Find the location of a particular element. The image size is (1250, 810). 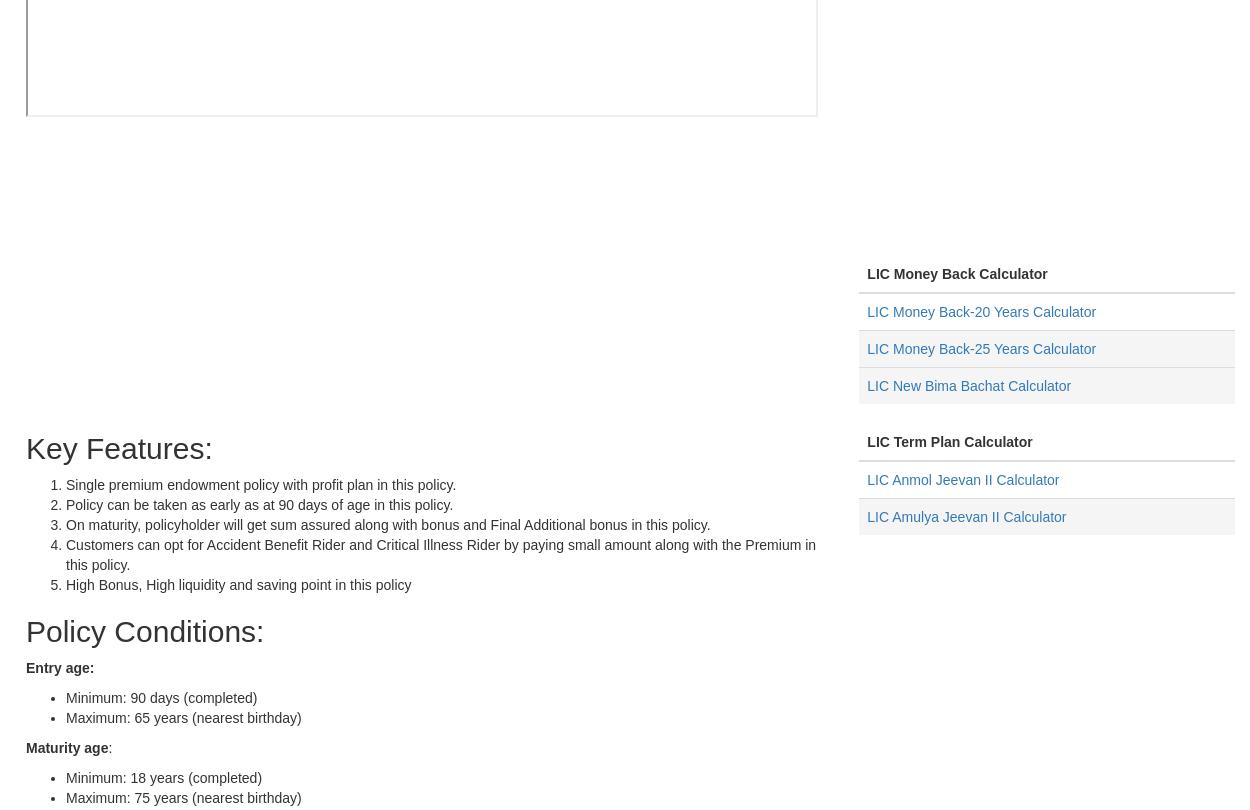

'LIC Money Back-20 Years Calculator' is located at coordinates (980, 311).